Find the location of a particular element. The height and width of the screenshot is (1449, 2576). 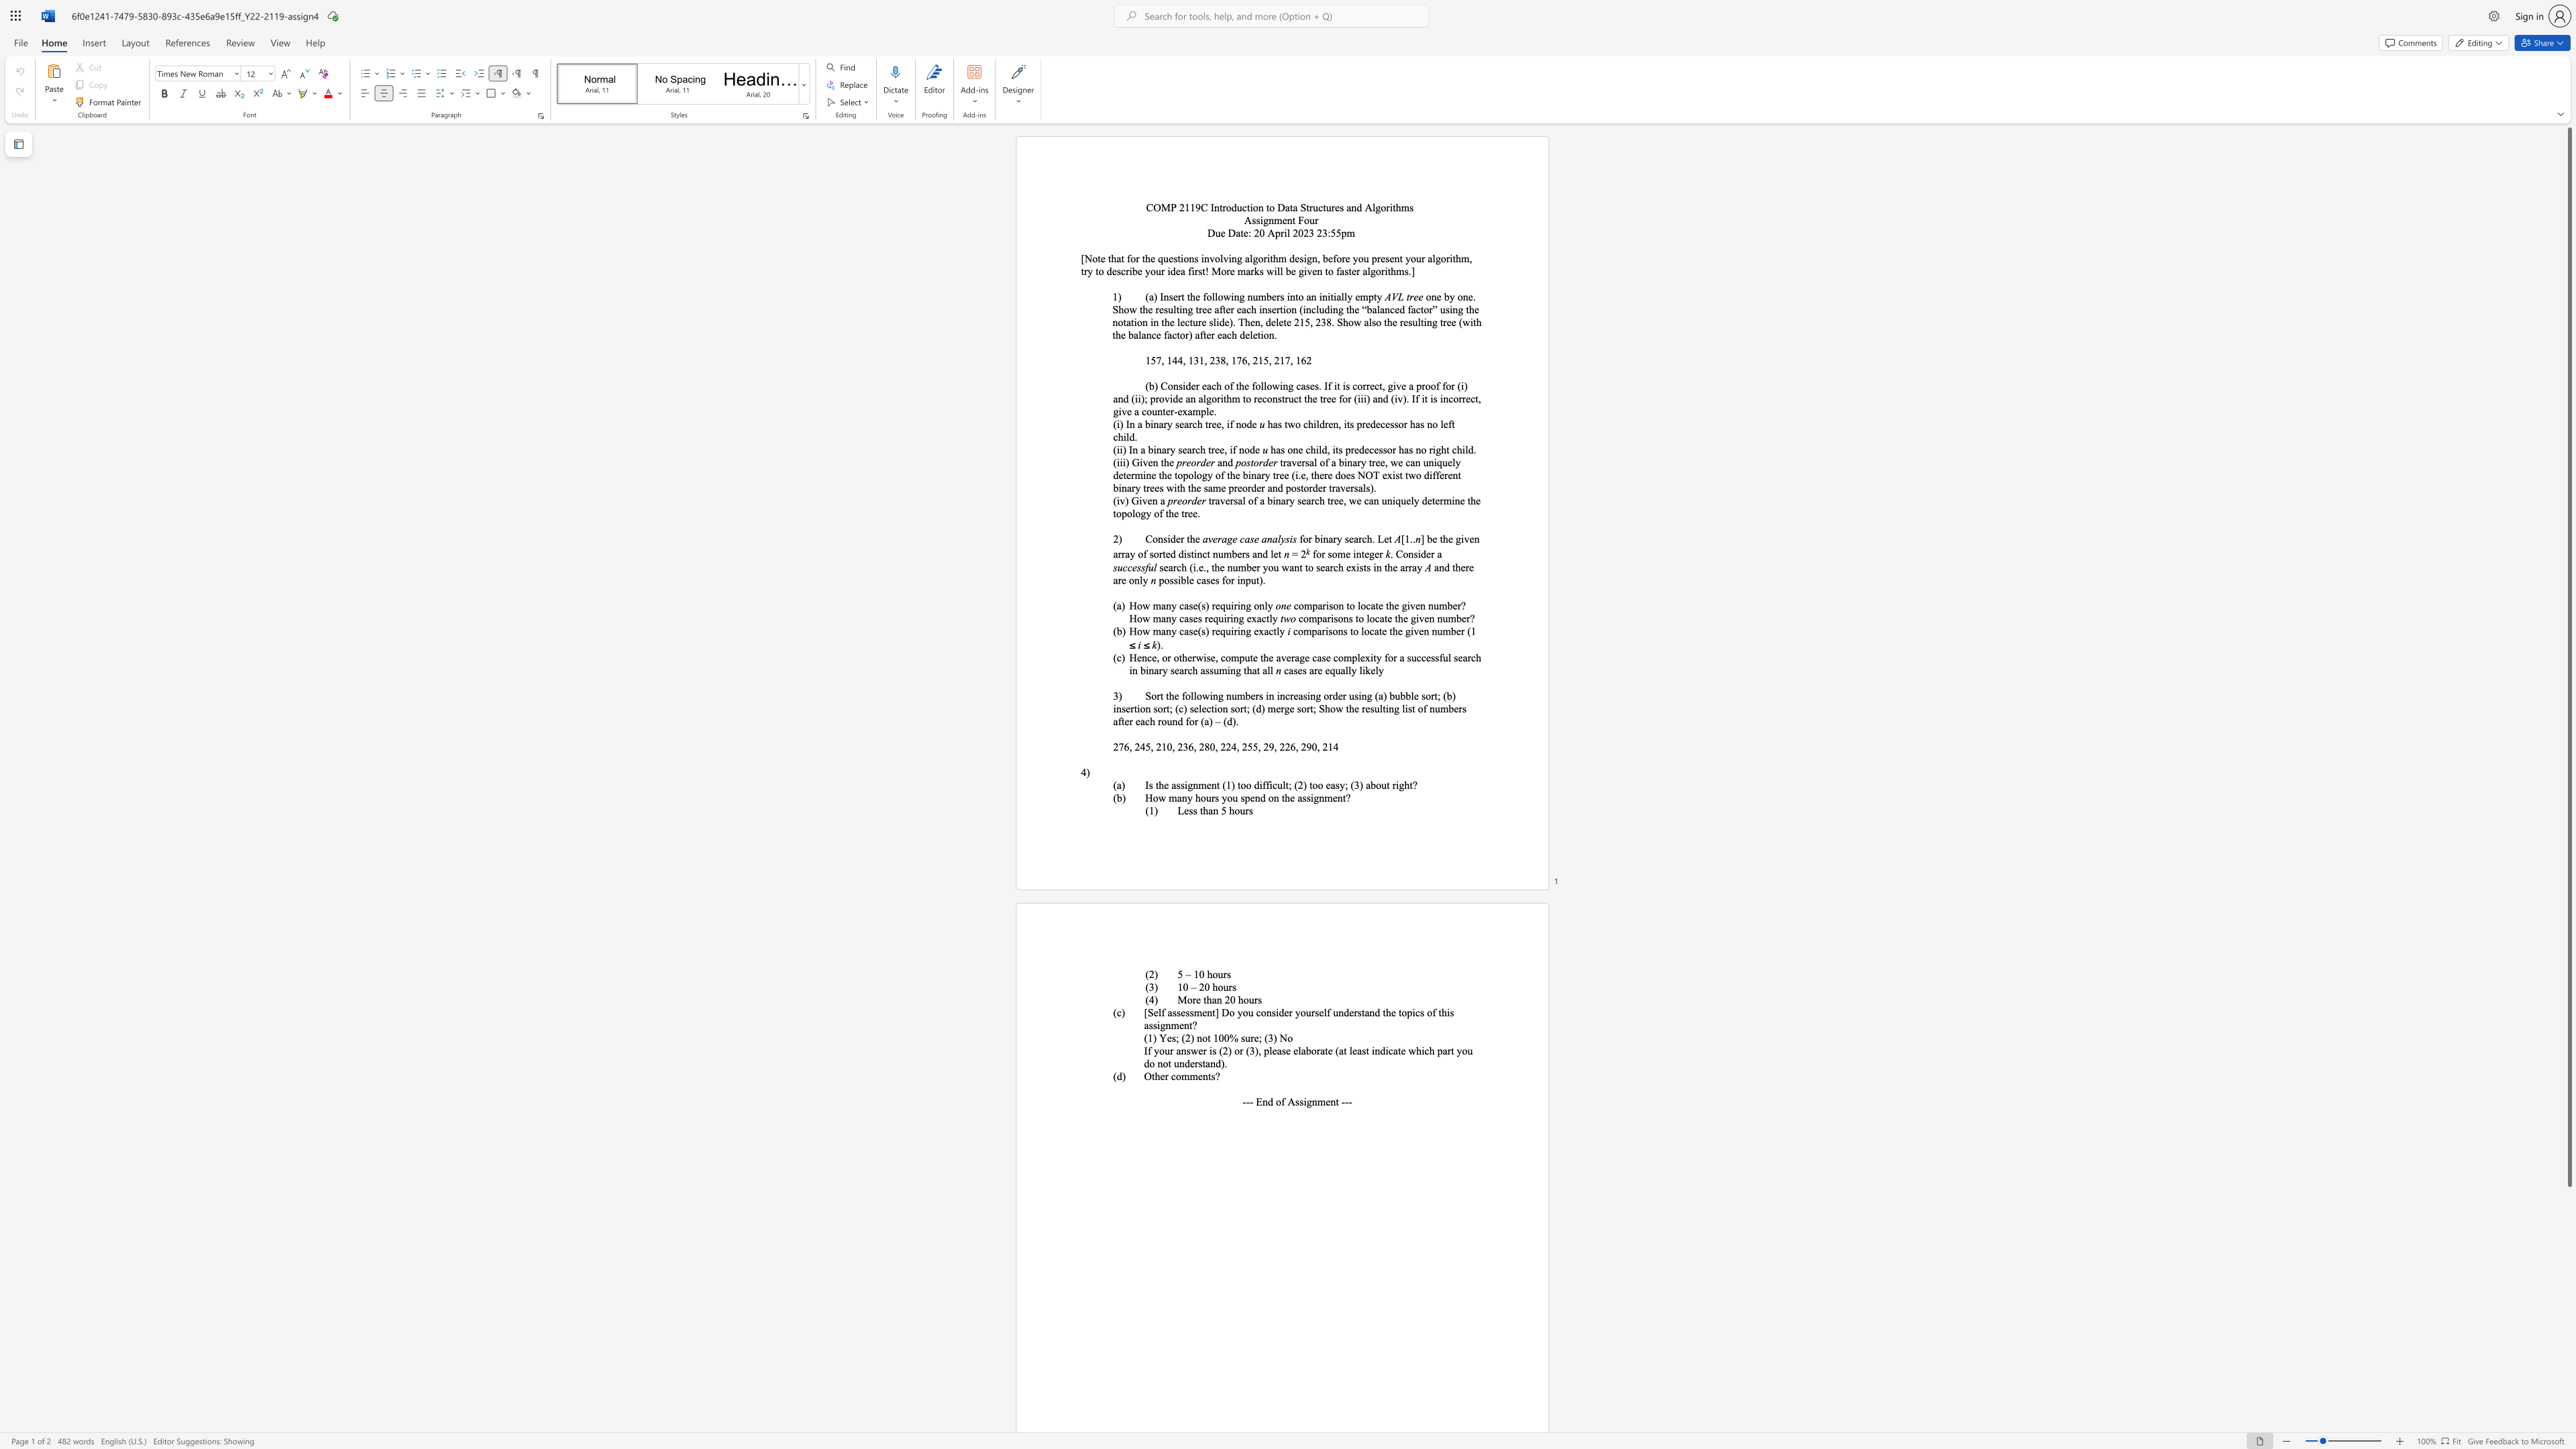

the subset text "Date: 2" within the text "Due Date: 20 April 2023 23:55pm" is located at coordinates (1227, 231).